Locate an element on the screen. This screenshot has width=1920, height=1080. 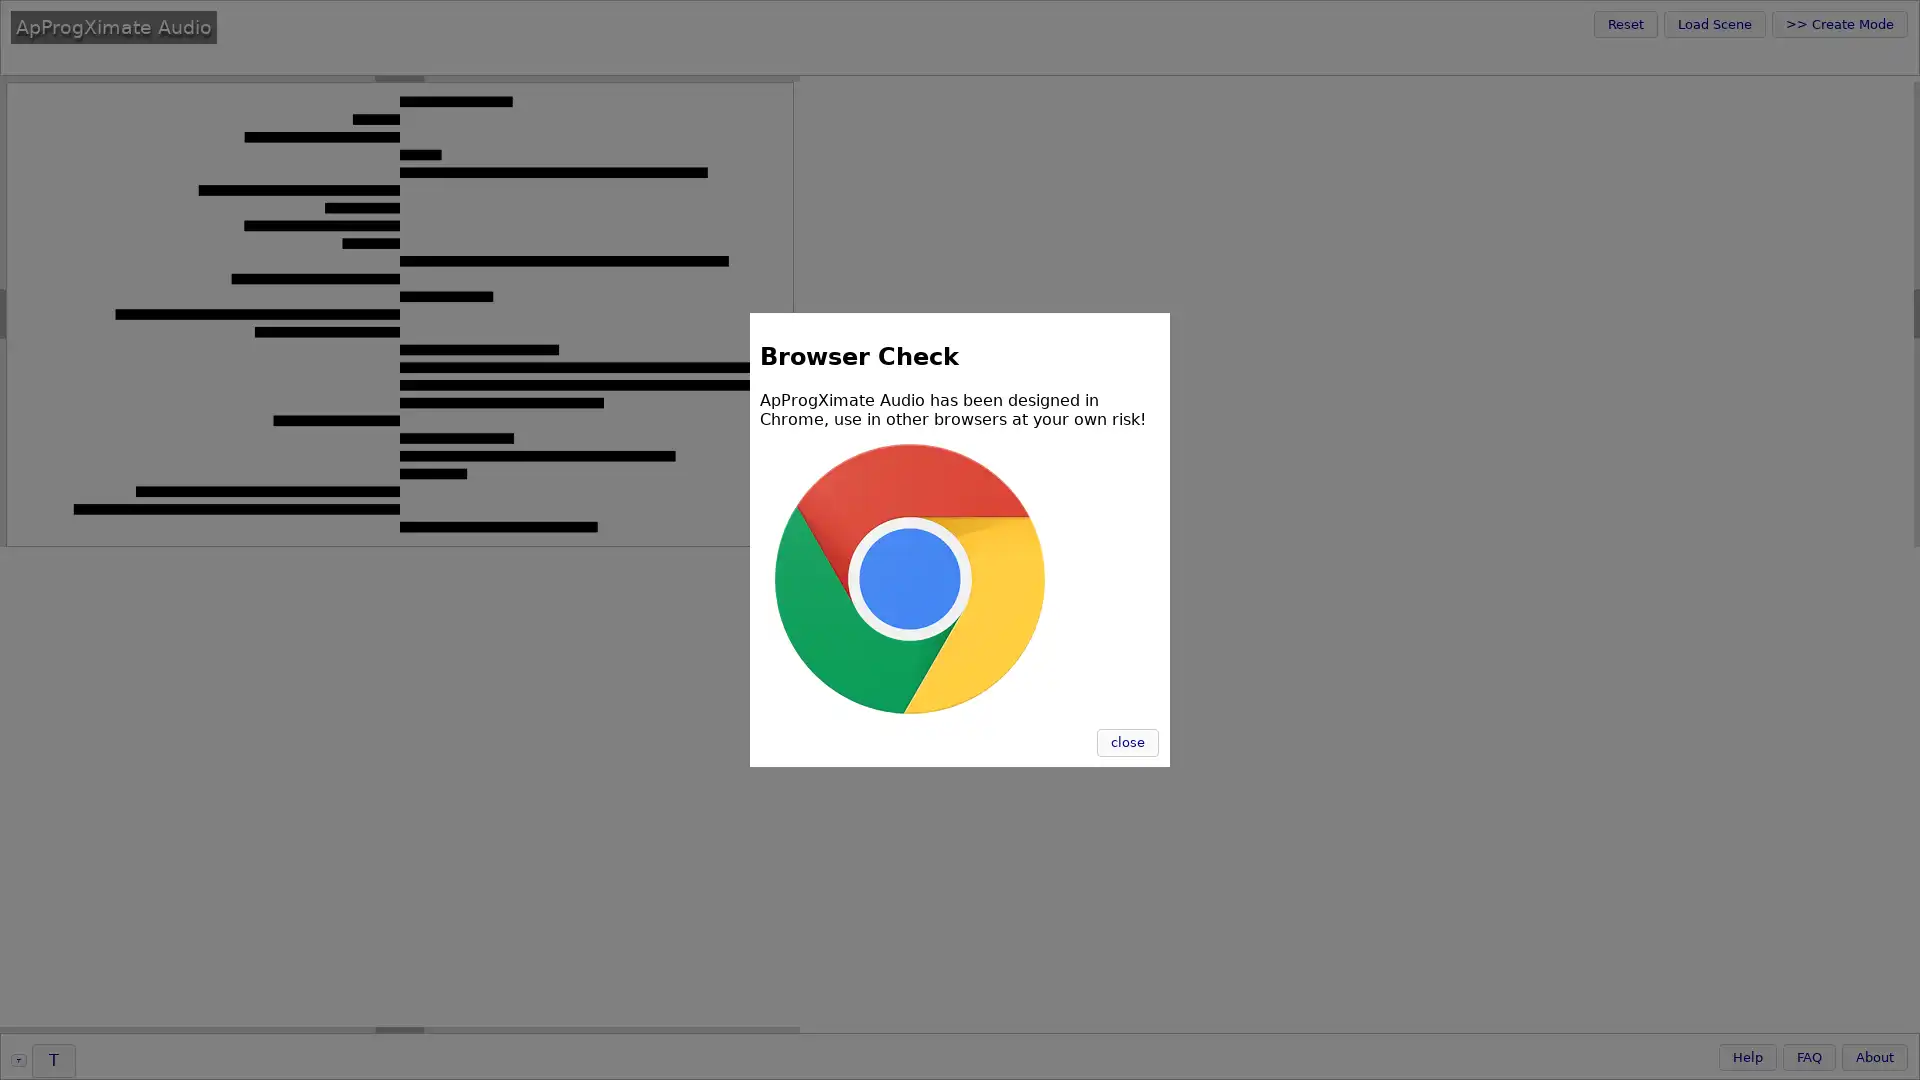
close is located at coordinates (1127, 742).